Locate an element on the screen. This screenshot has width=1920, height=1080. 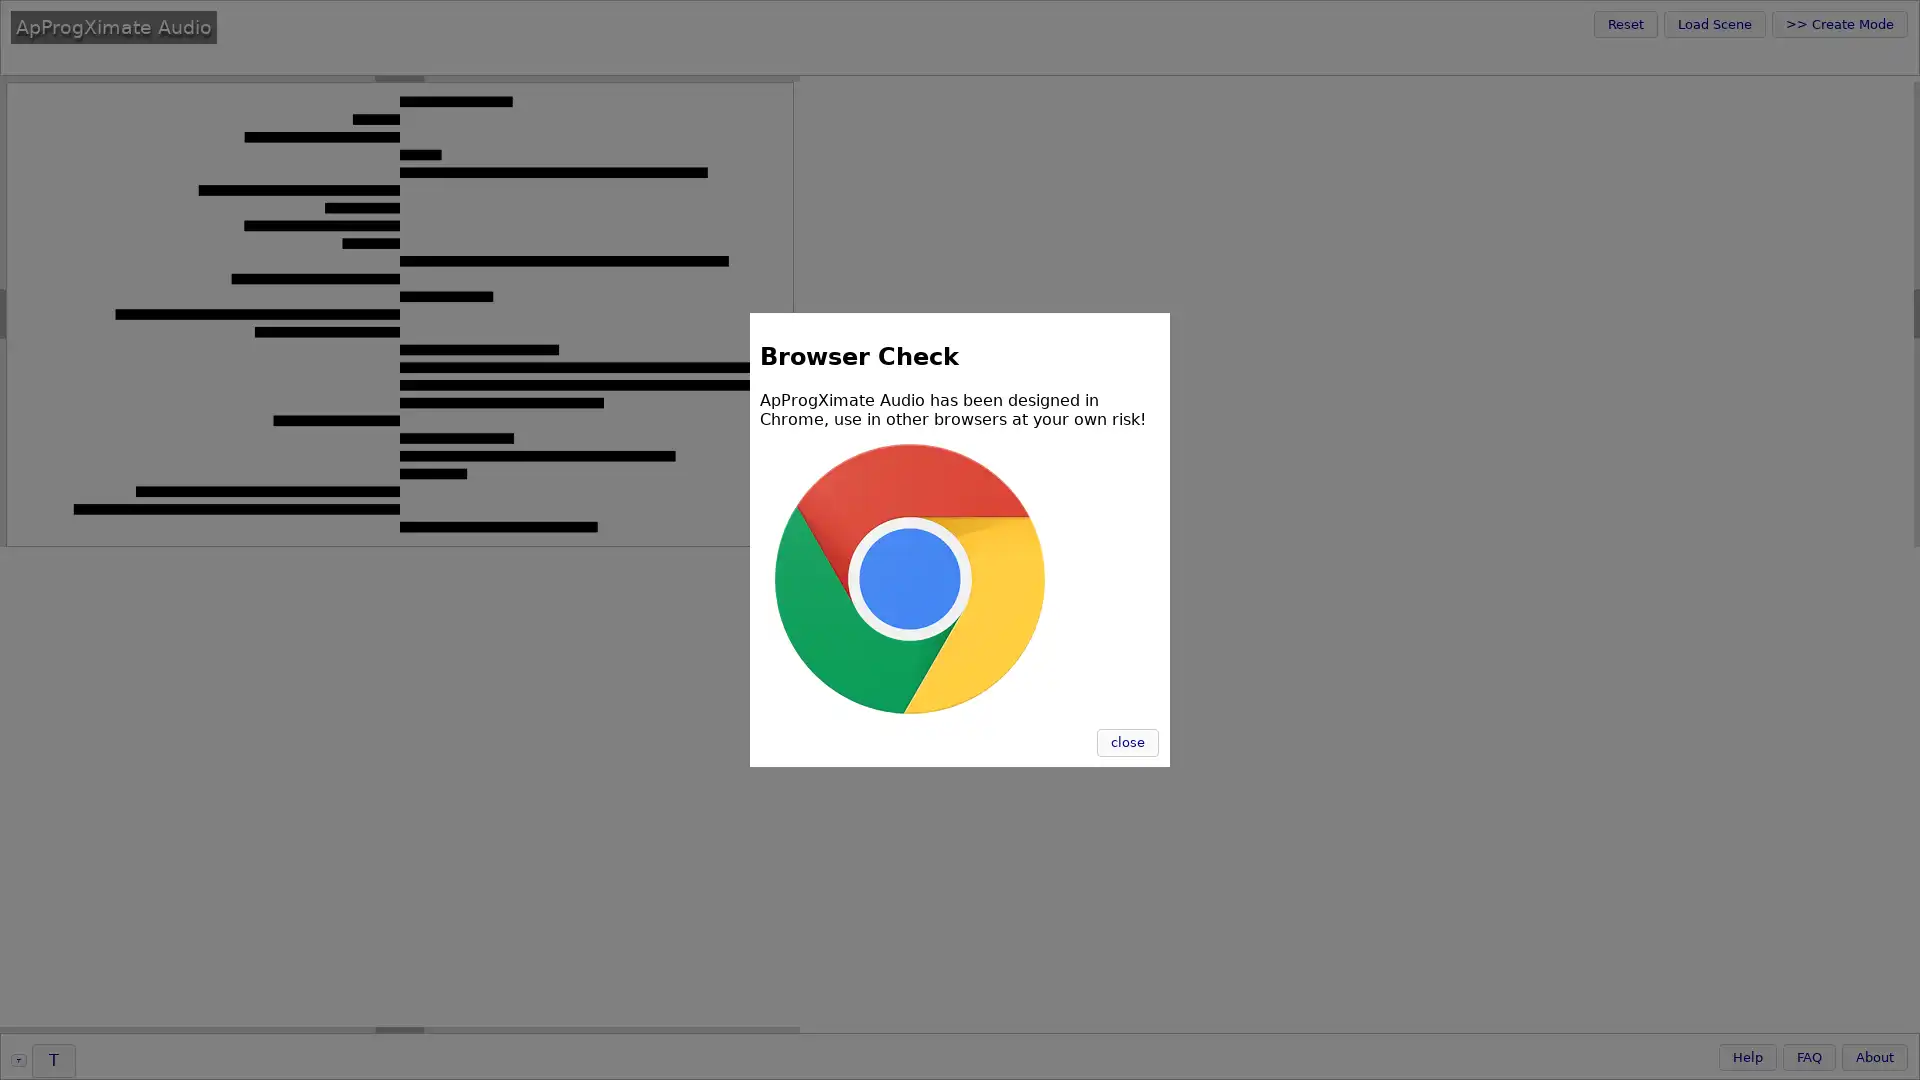
close is located at coordinates (1127, 742).